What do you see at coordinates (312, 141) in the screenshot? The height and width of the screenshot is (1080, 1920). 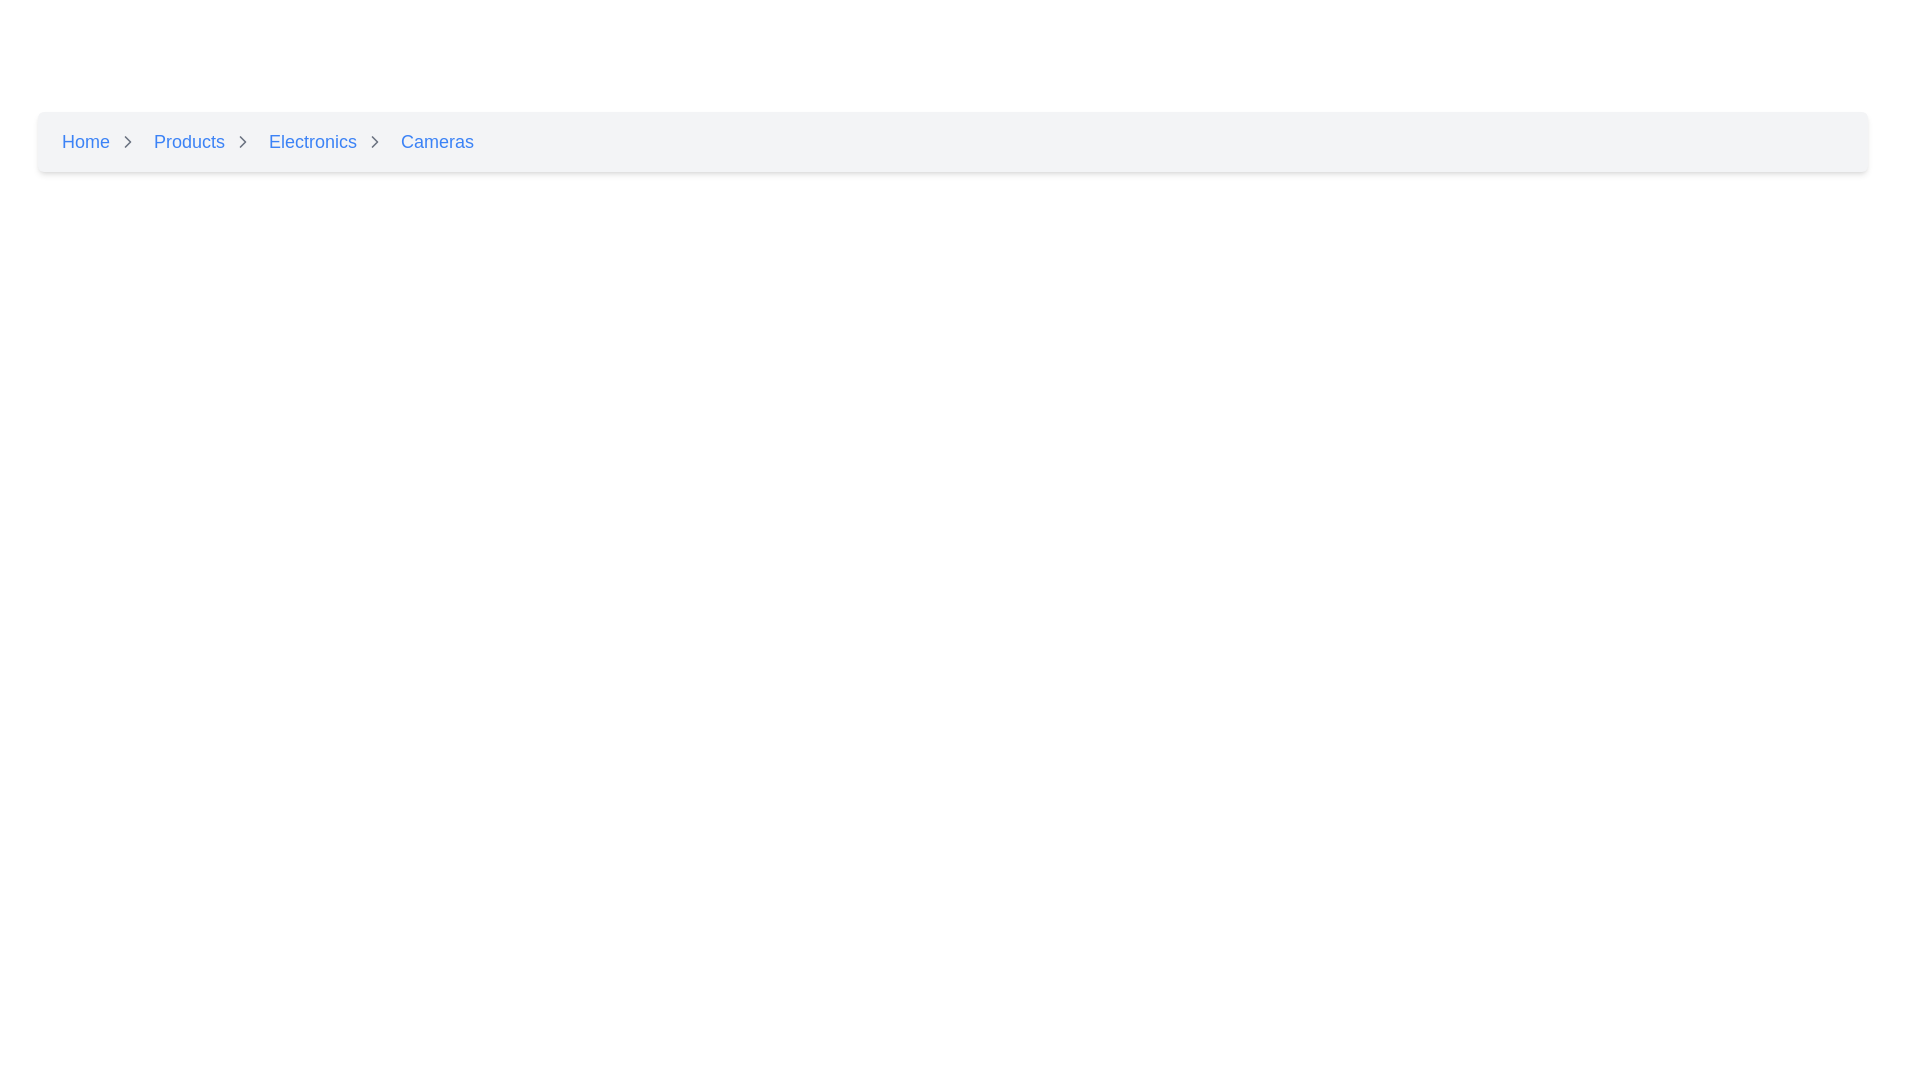 I see `the 'Electronics' hyperlink in the breadcrumb navigation bar` at bounding box center [312, 141].